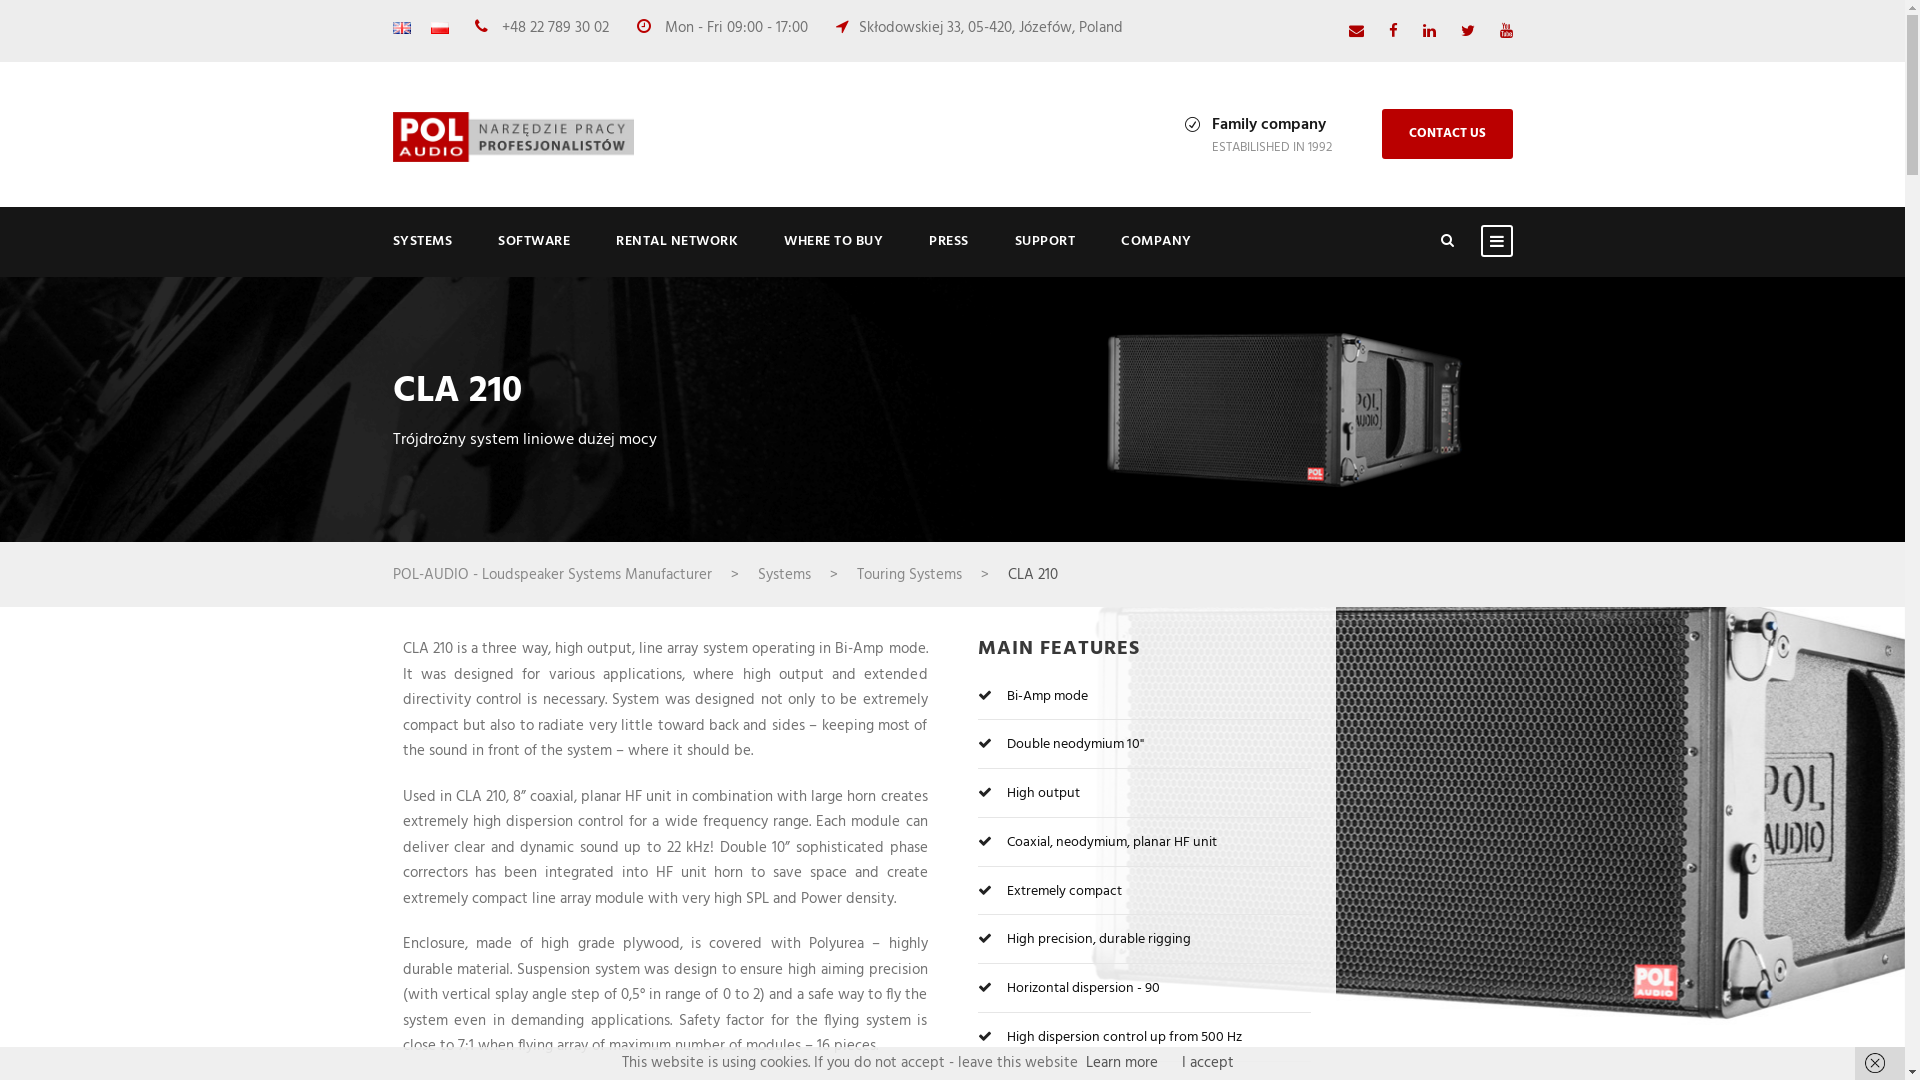 The image size is (1920, 1080). I want to click on 'SYSTEMS', so click(421, 252).